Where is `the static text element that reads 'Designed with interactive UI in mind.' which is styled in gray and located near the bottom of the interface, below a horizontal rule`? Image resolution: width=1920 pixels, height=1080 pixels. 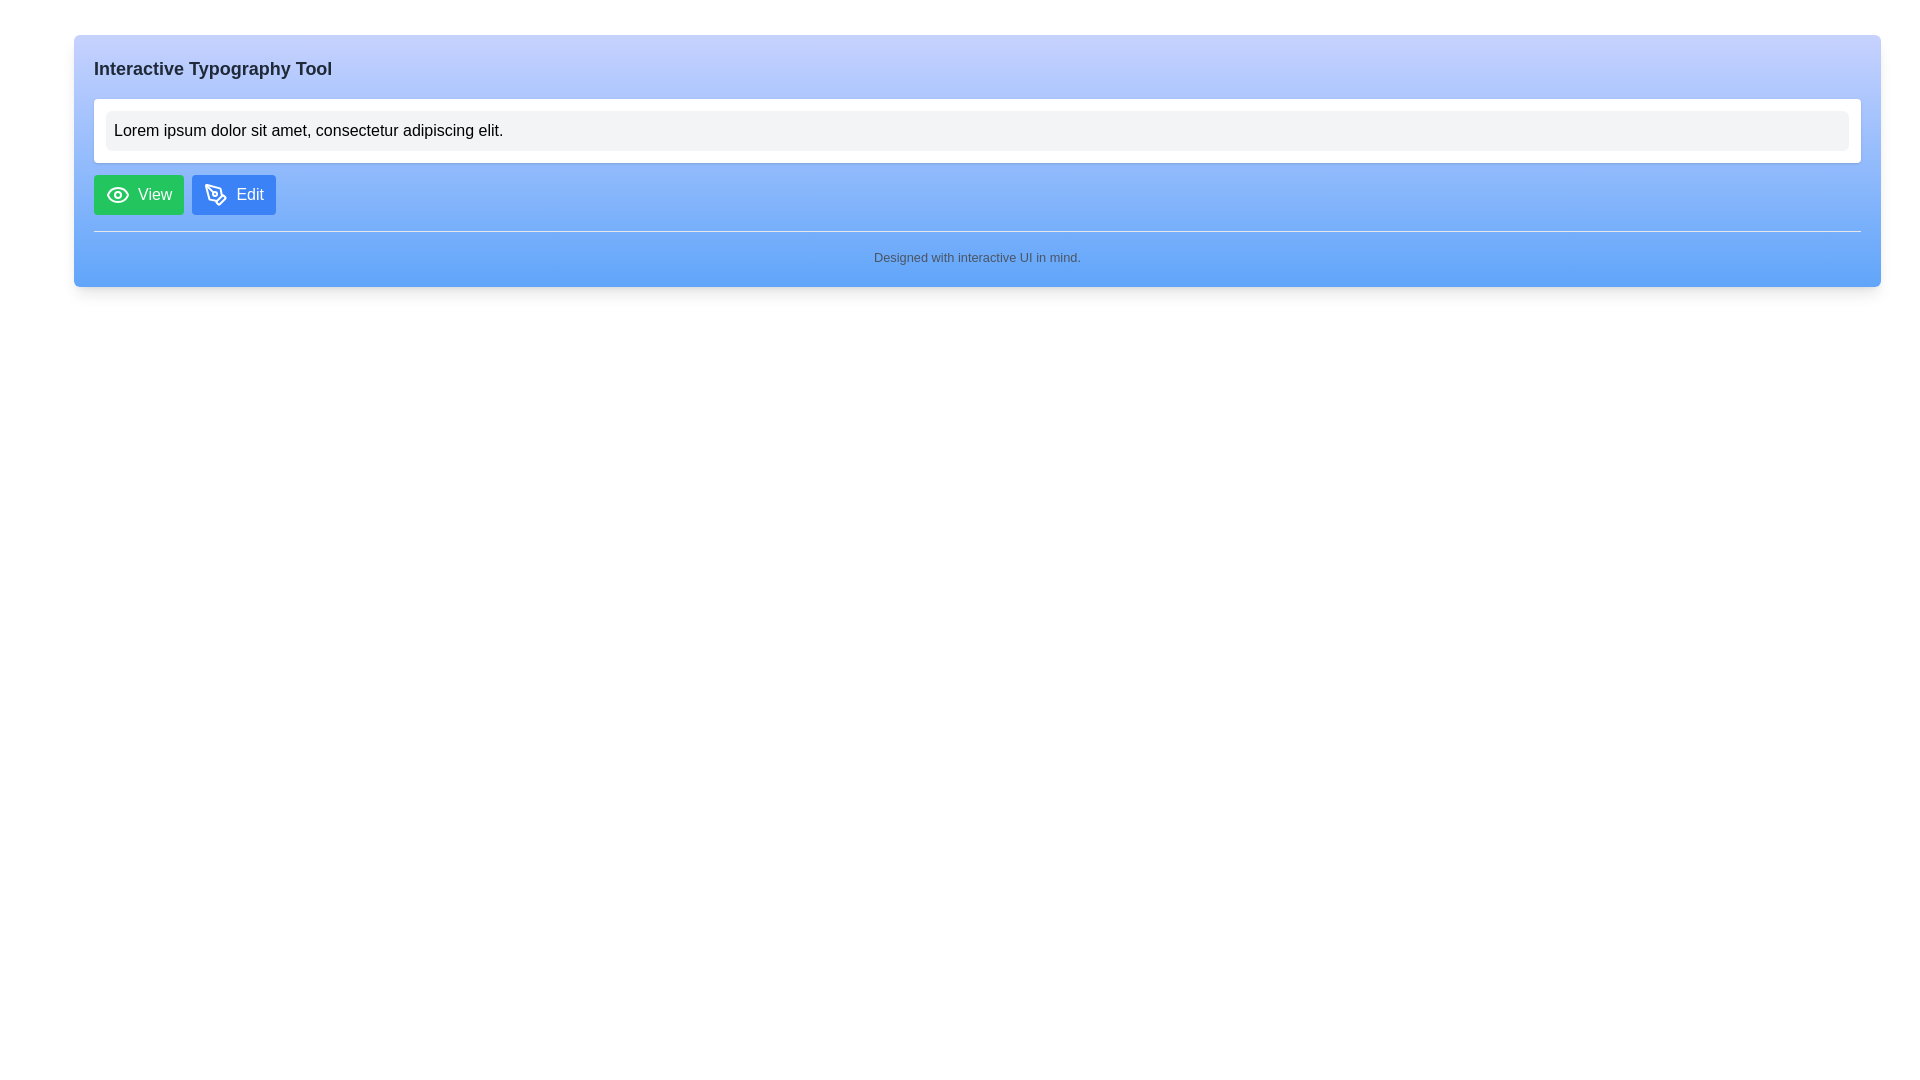 the static text element that reads 'Designed with interactive UI in mind.' which is styled in gray and located near the bottom of the interface, below a horizontal rule is located at coordinates (977, 256).